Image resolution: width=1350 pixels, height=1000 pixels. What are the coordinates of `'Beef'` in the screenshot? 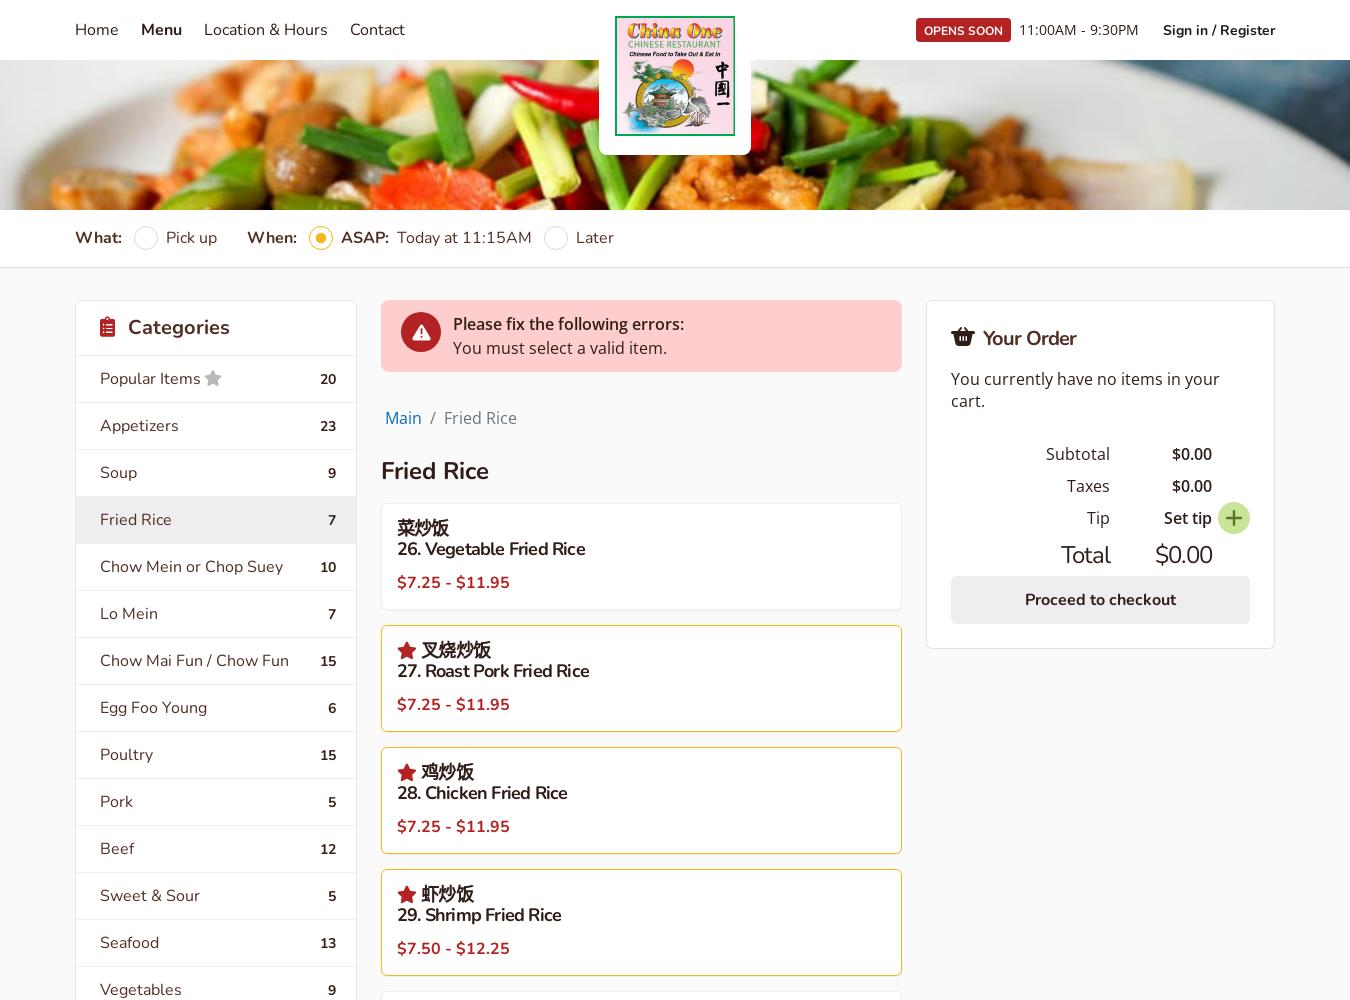 It's located at (99, 848).